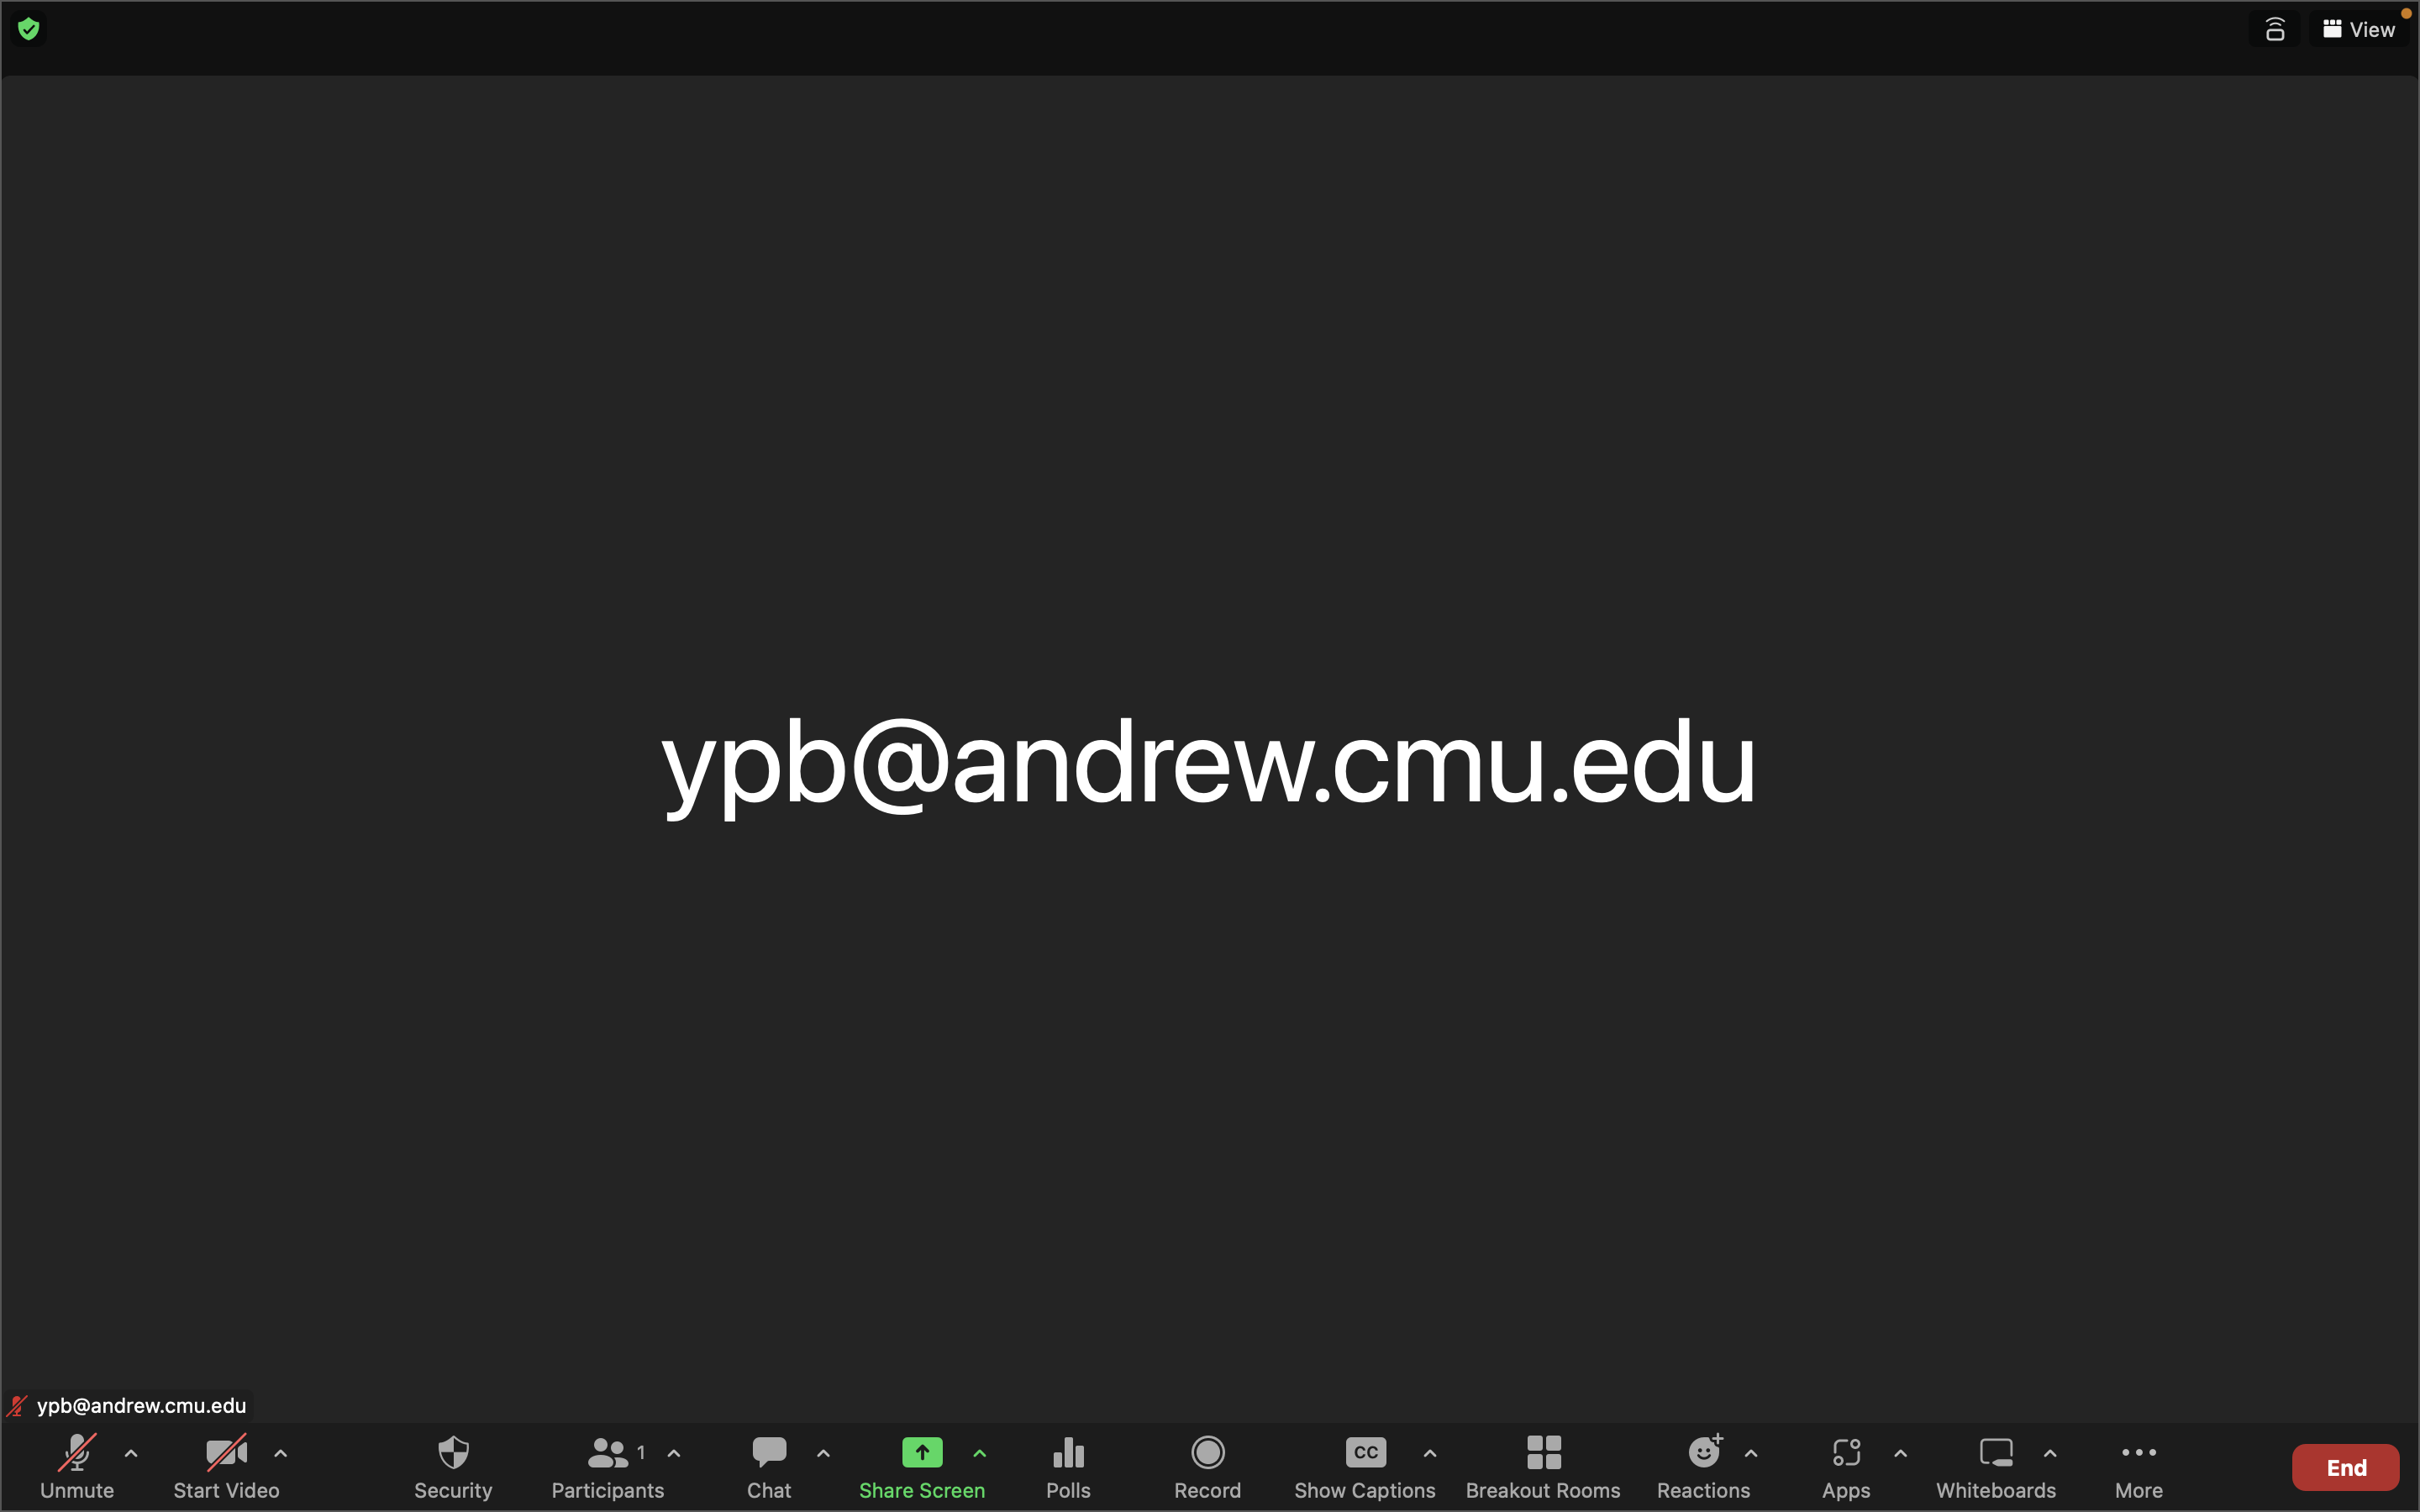 The width and height of the screenshot is (2420, 1512). What do you see at coordinates (2358, 29) in the screenshot?
I see `layout preferences` at bounding box center [2358, 29].